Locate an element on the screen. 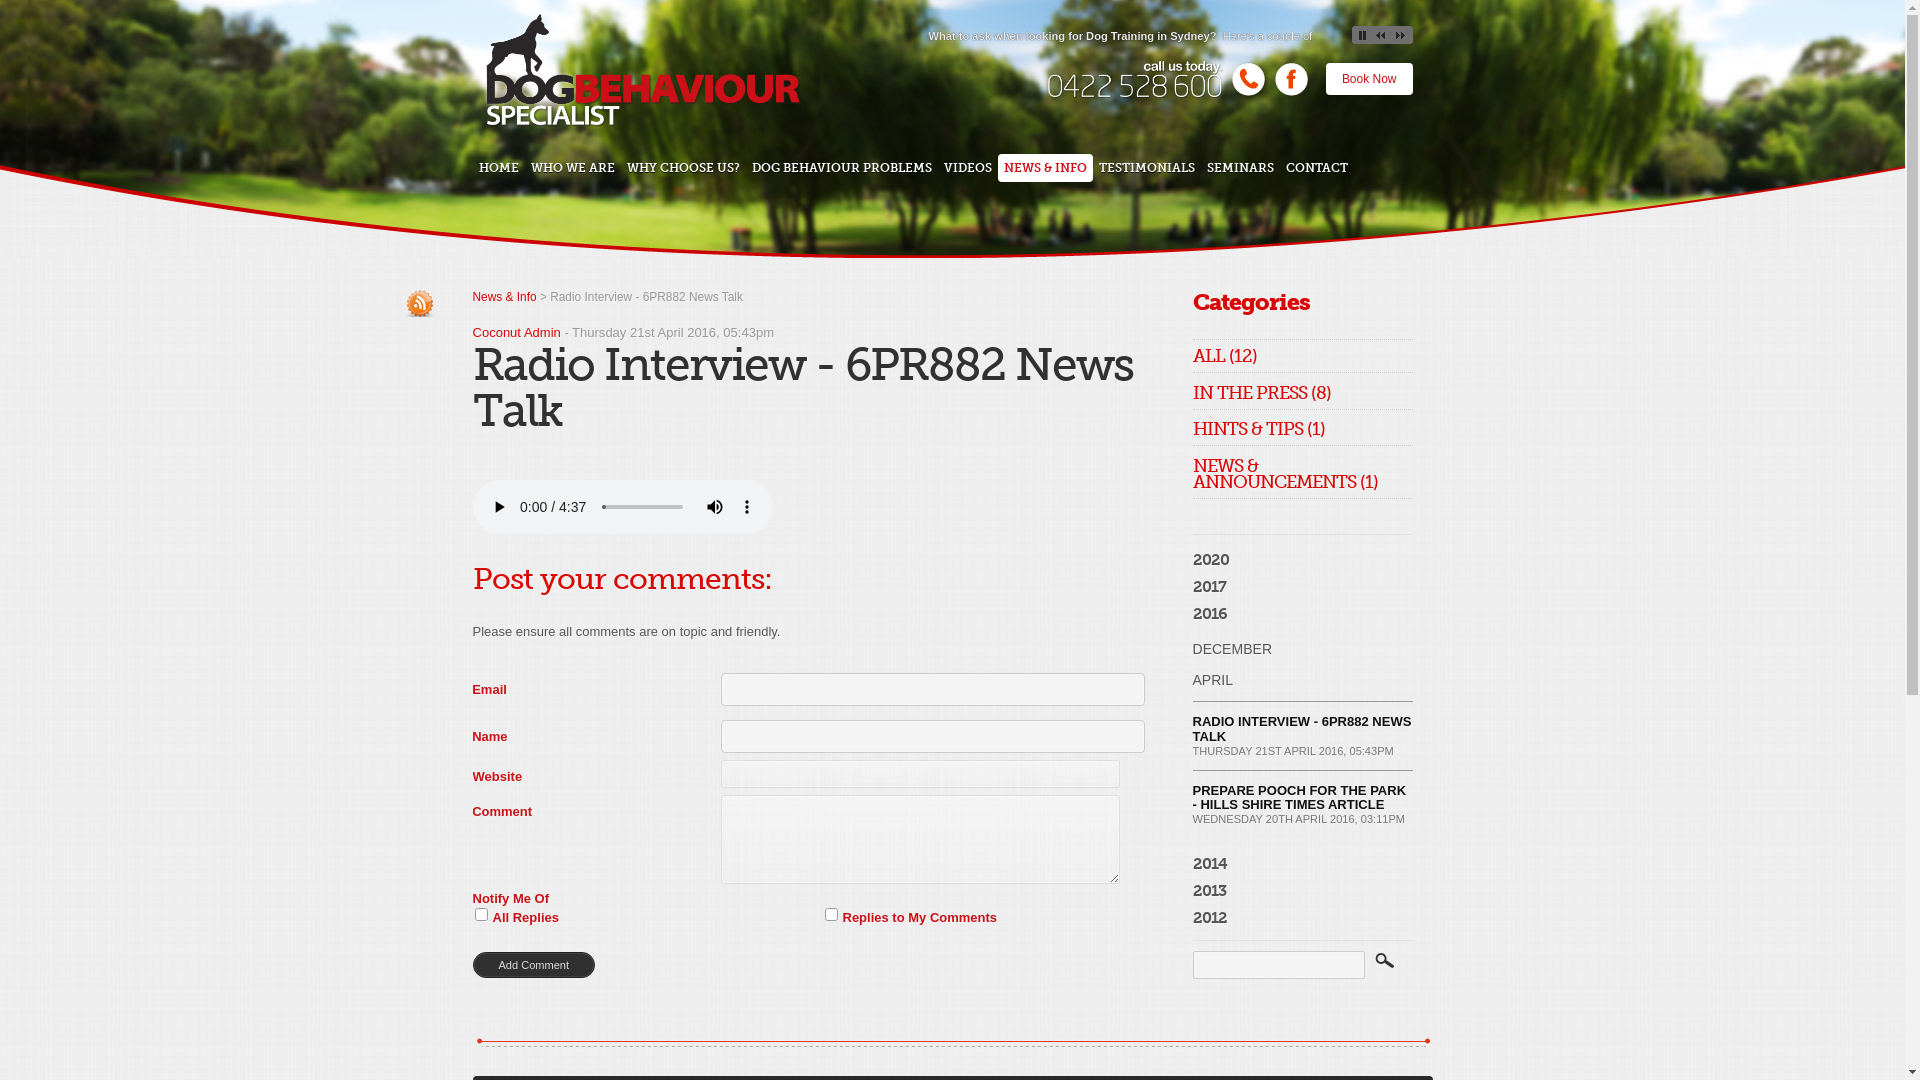  'WHY CHOOSE US?' is located at coordinates (683, 167).